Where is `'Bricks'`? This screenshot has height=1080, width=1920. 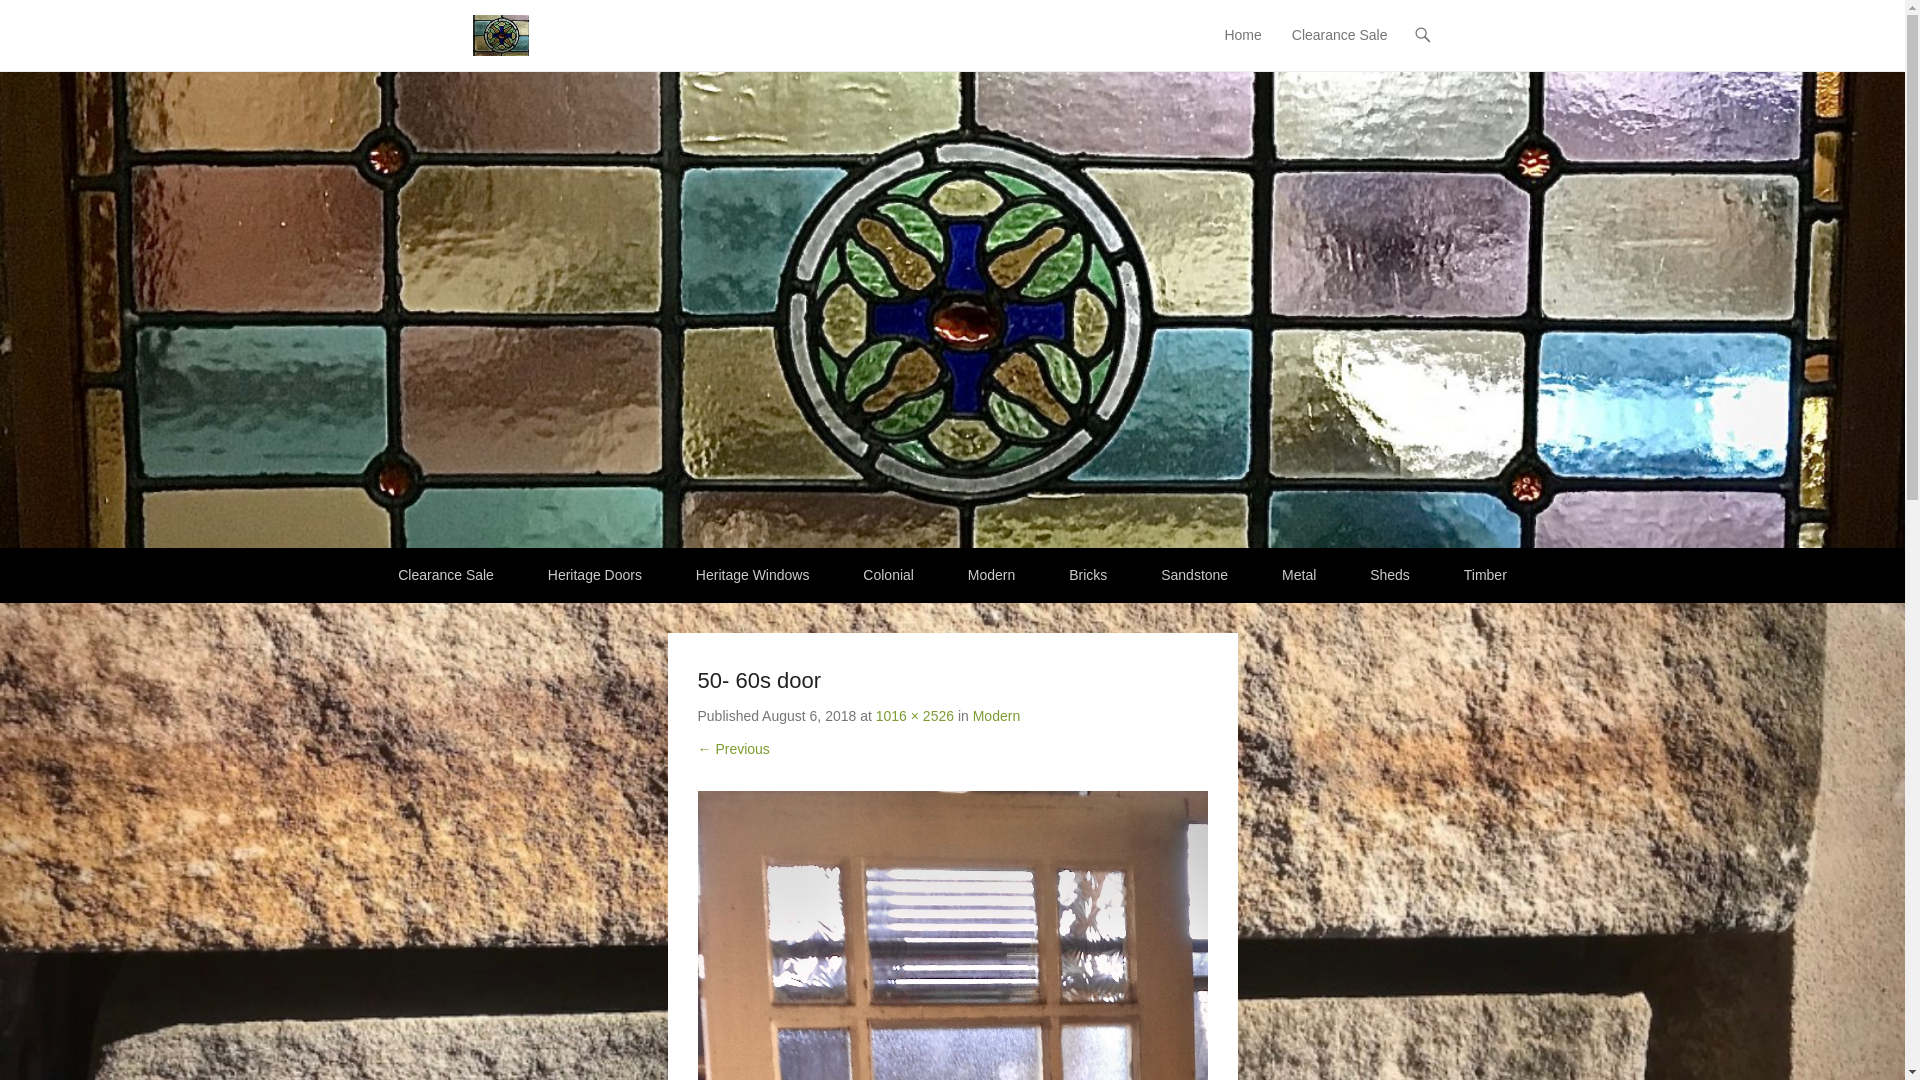
'Bricks' is located at coordinates (1087, 575).